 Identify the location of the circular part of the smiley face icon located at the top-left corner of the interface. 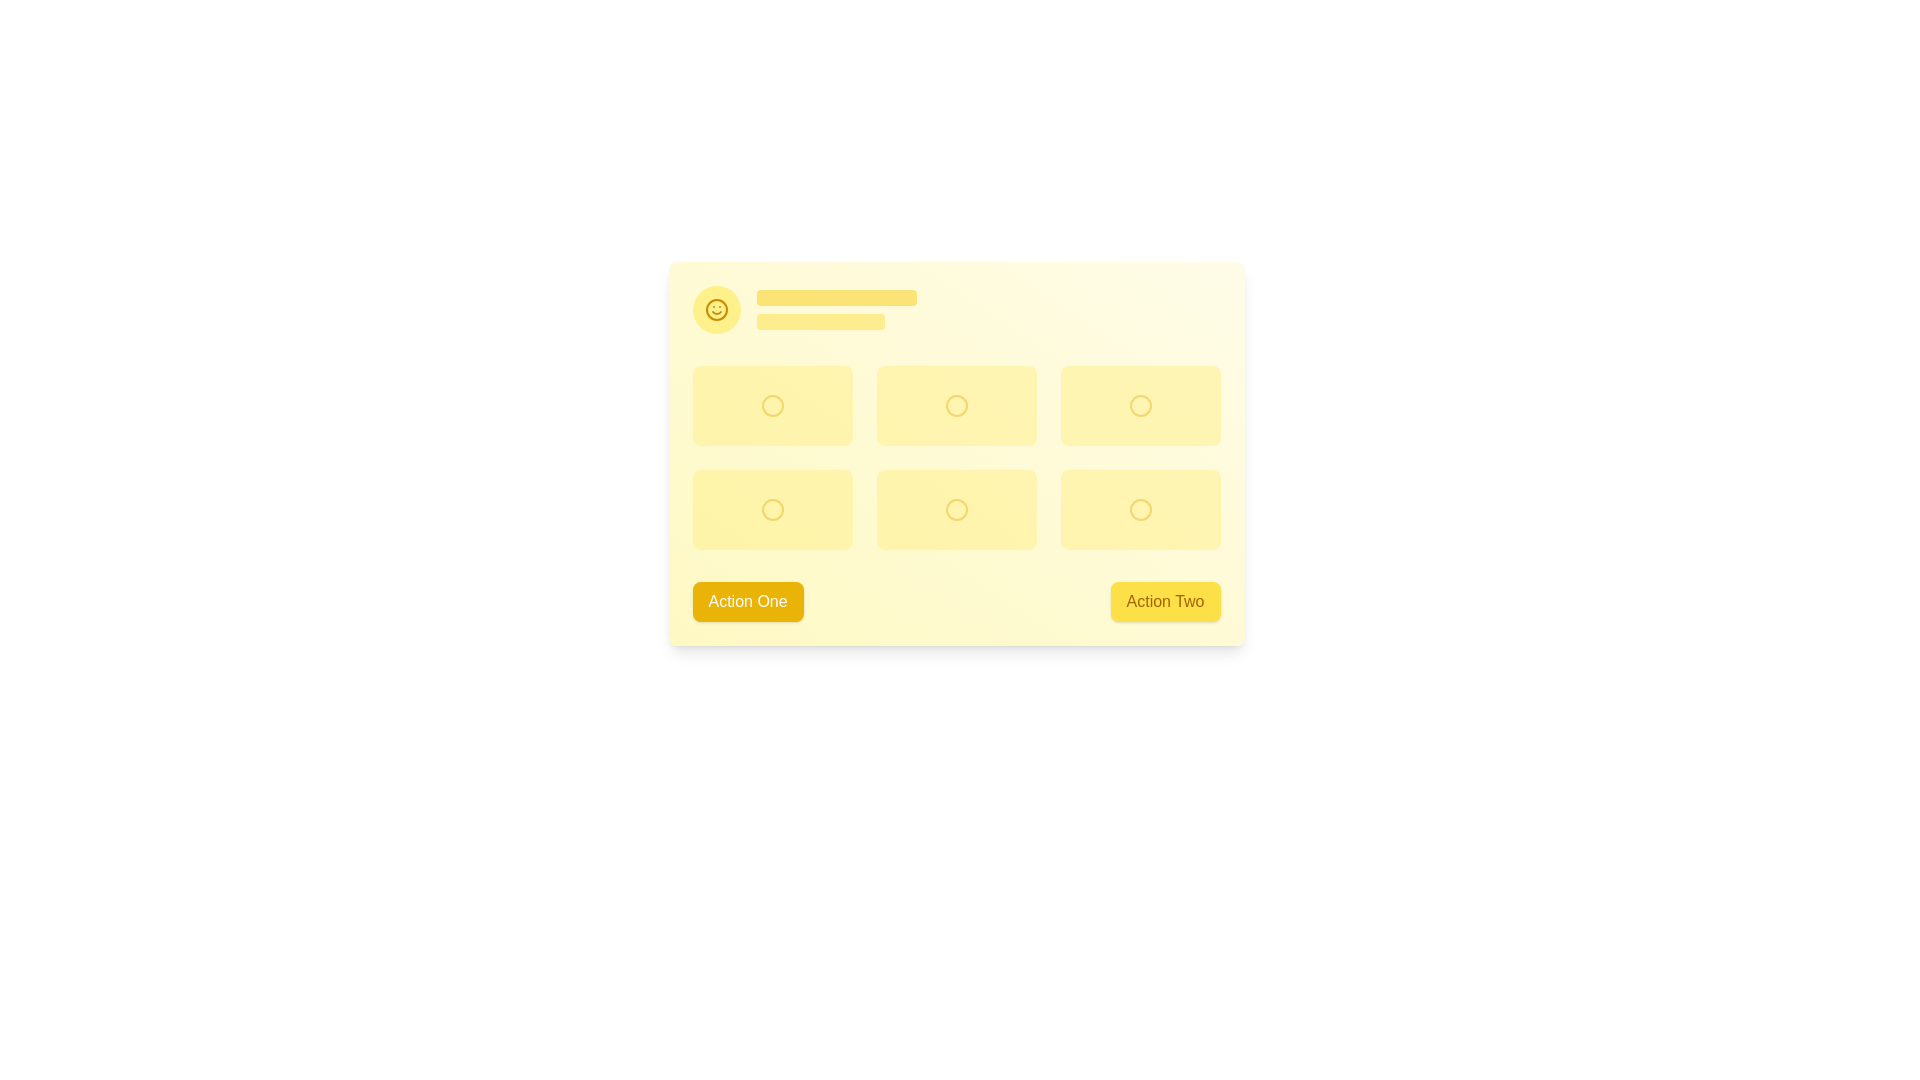
(716, 309).